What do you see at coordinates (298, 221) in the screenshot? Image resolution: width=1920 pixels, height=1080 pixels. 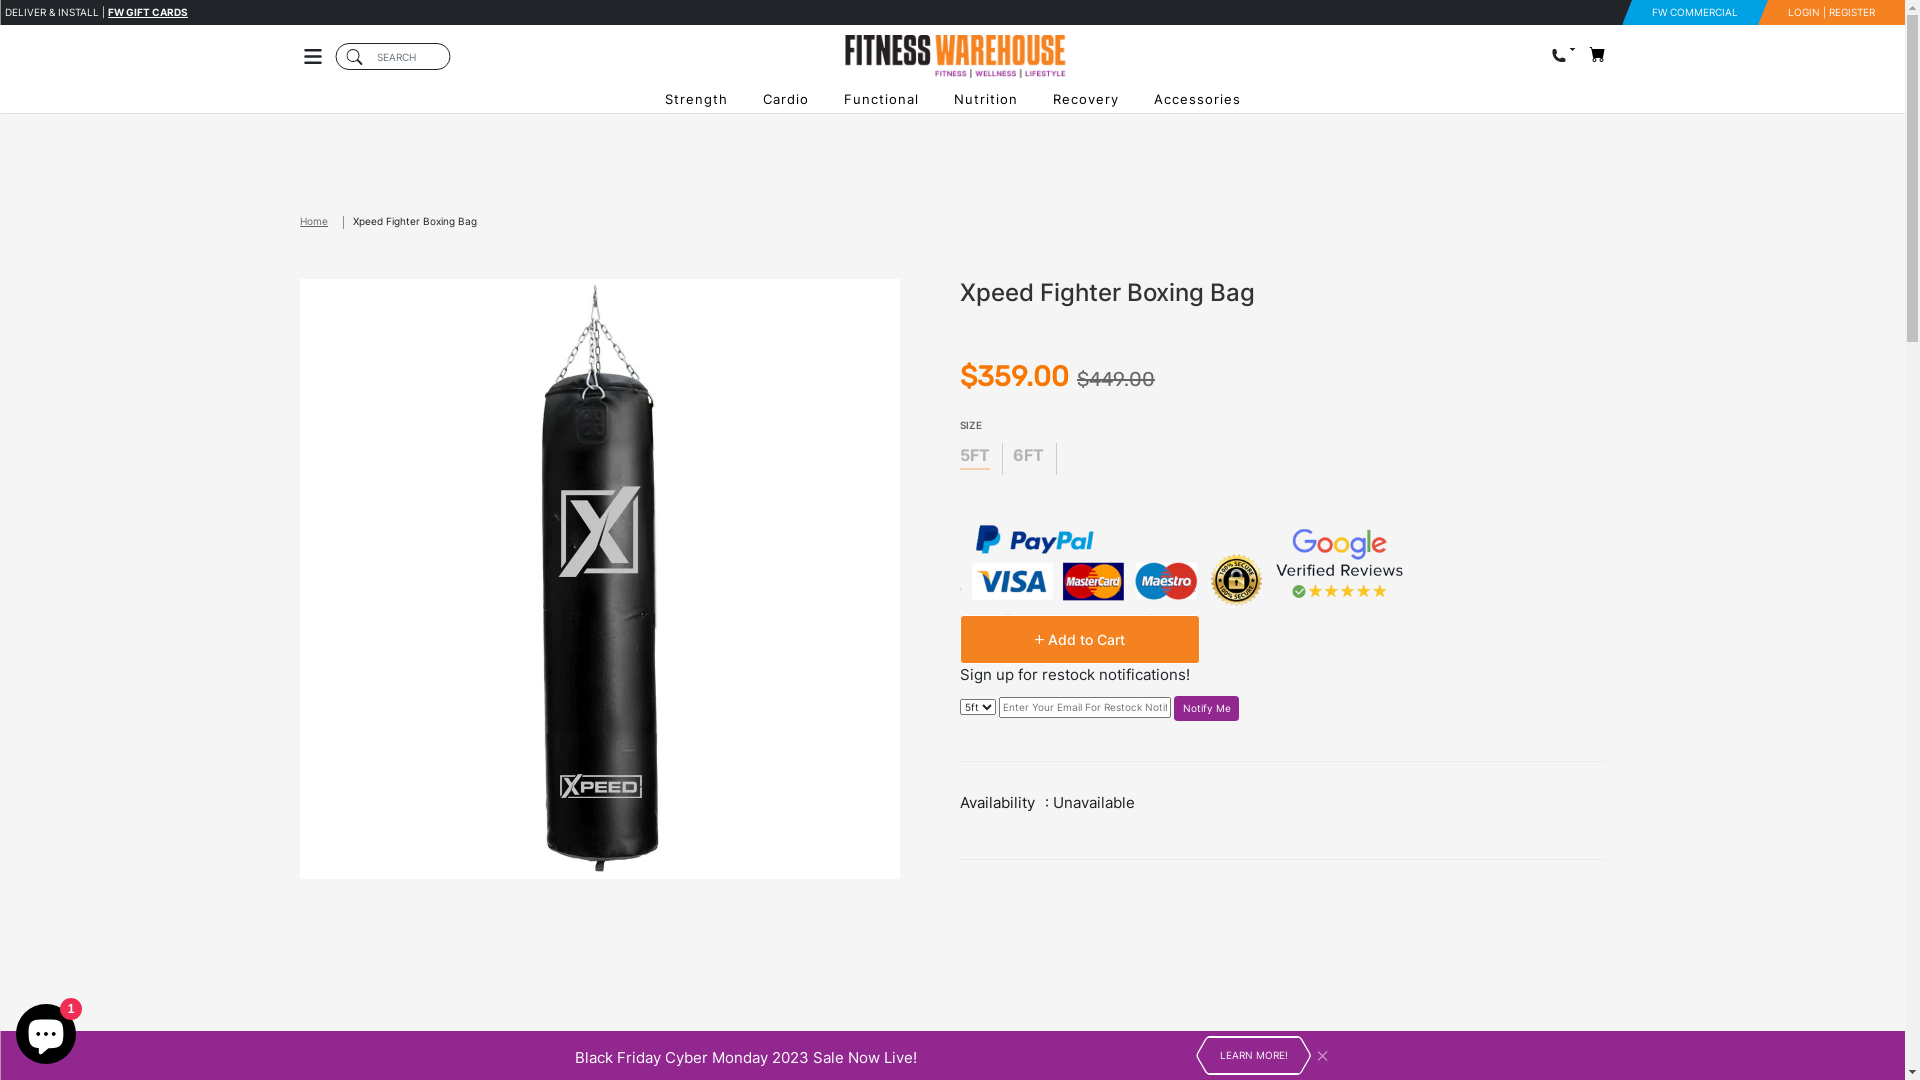 I see `'Home'` at bounding box center [298, 221].